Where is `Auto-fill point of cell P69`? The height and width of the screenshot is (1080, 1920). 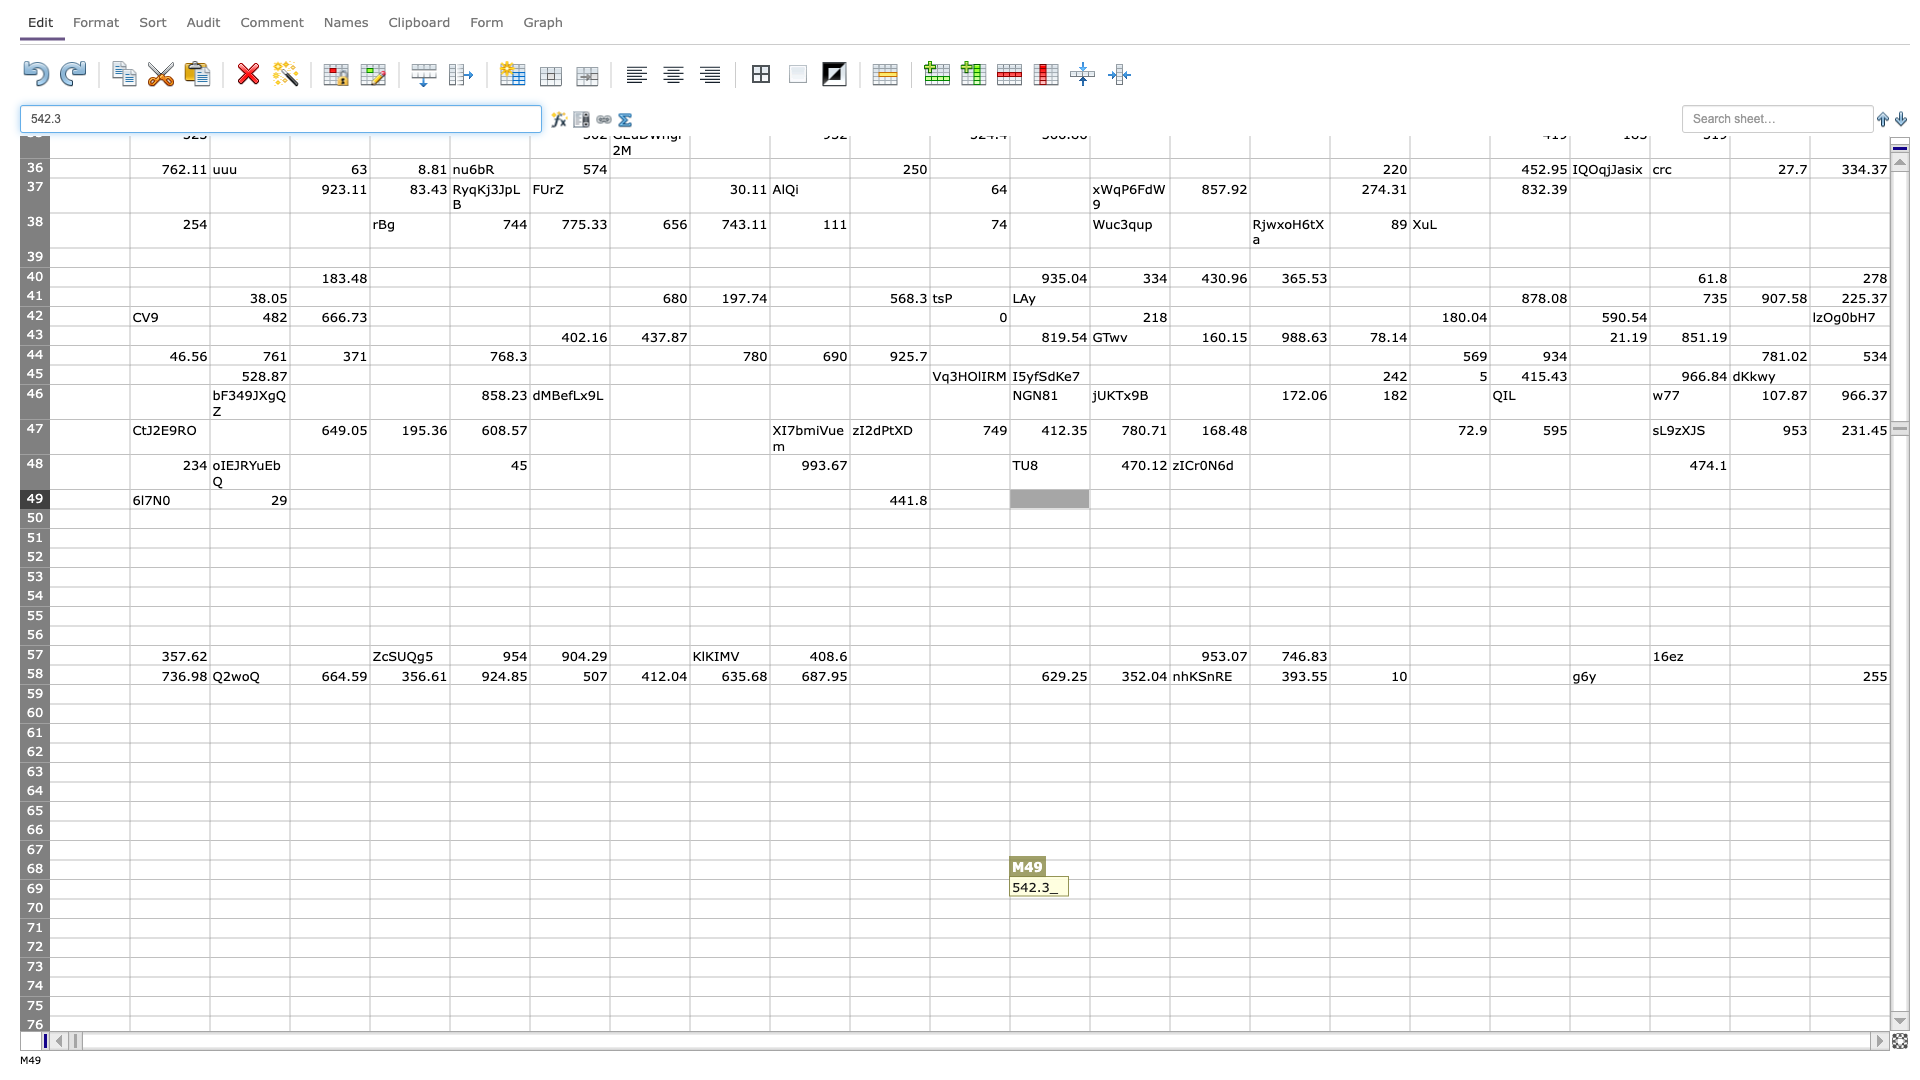 Auto-fill point of cell P69 is located at coordinates (1329, 897).